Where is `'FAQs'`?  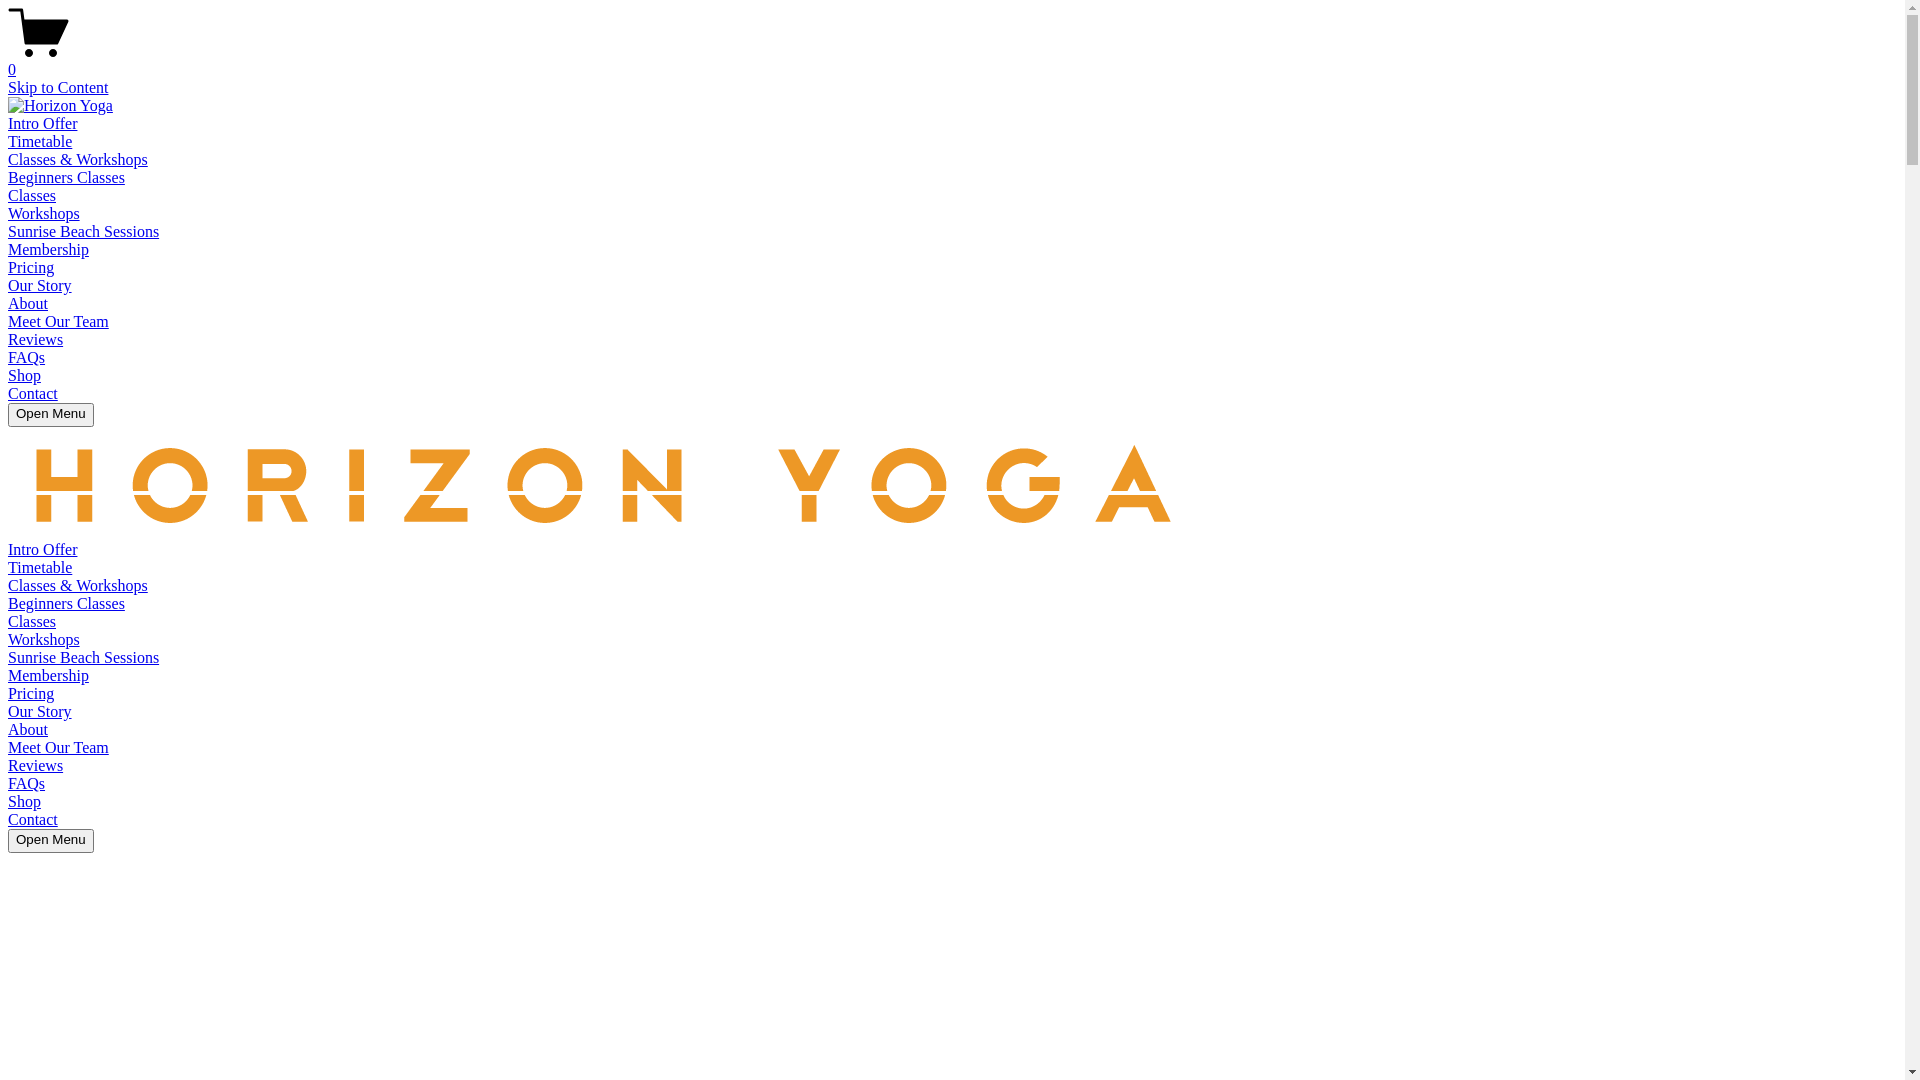 'FAQs' is located at coordinates (26, 356).